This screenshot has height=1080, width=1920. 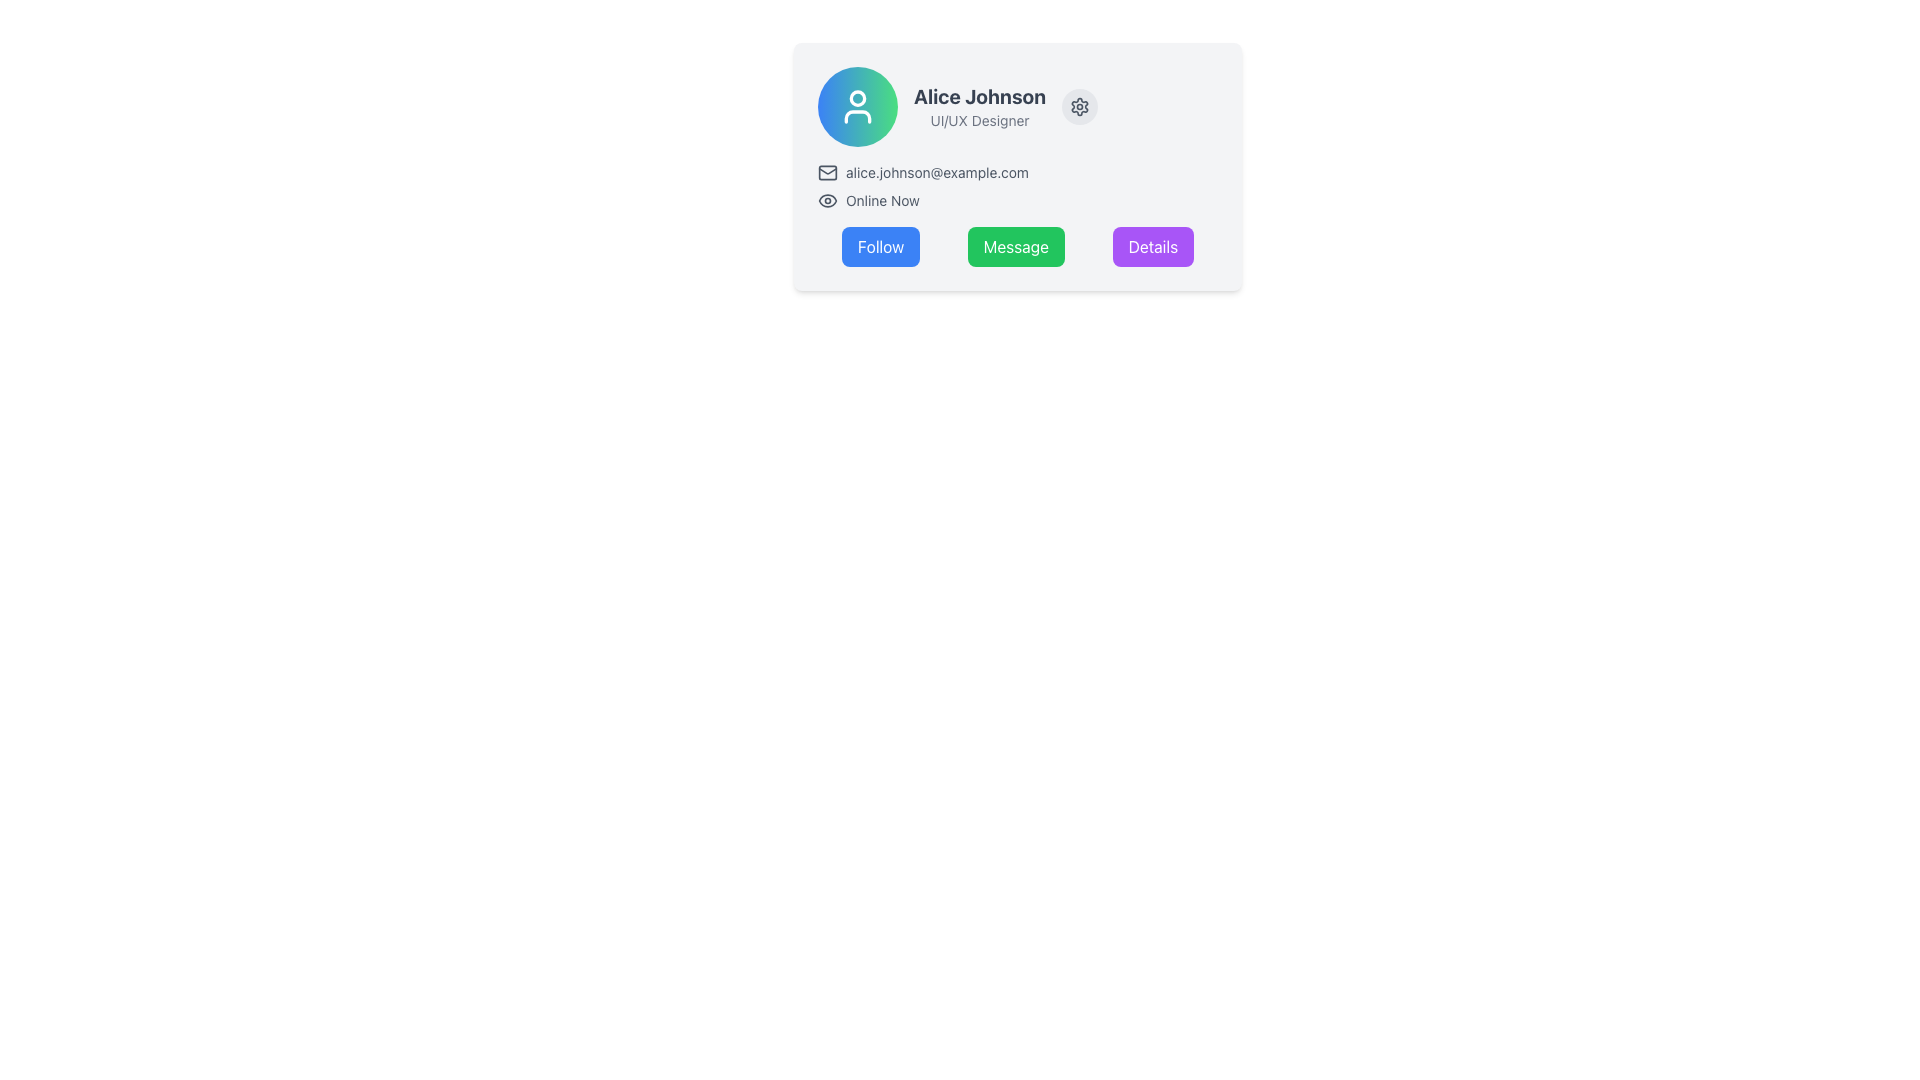 What do you see at coordinates (979, 120) in the screenshot?
I see `the static text label displaying 'UI/UX Designer', which is located below the bold title 'Alice Johnson' in the profile card layout` at bounding box center [979, 120].